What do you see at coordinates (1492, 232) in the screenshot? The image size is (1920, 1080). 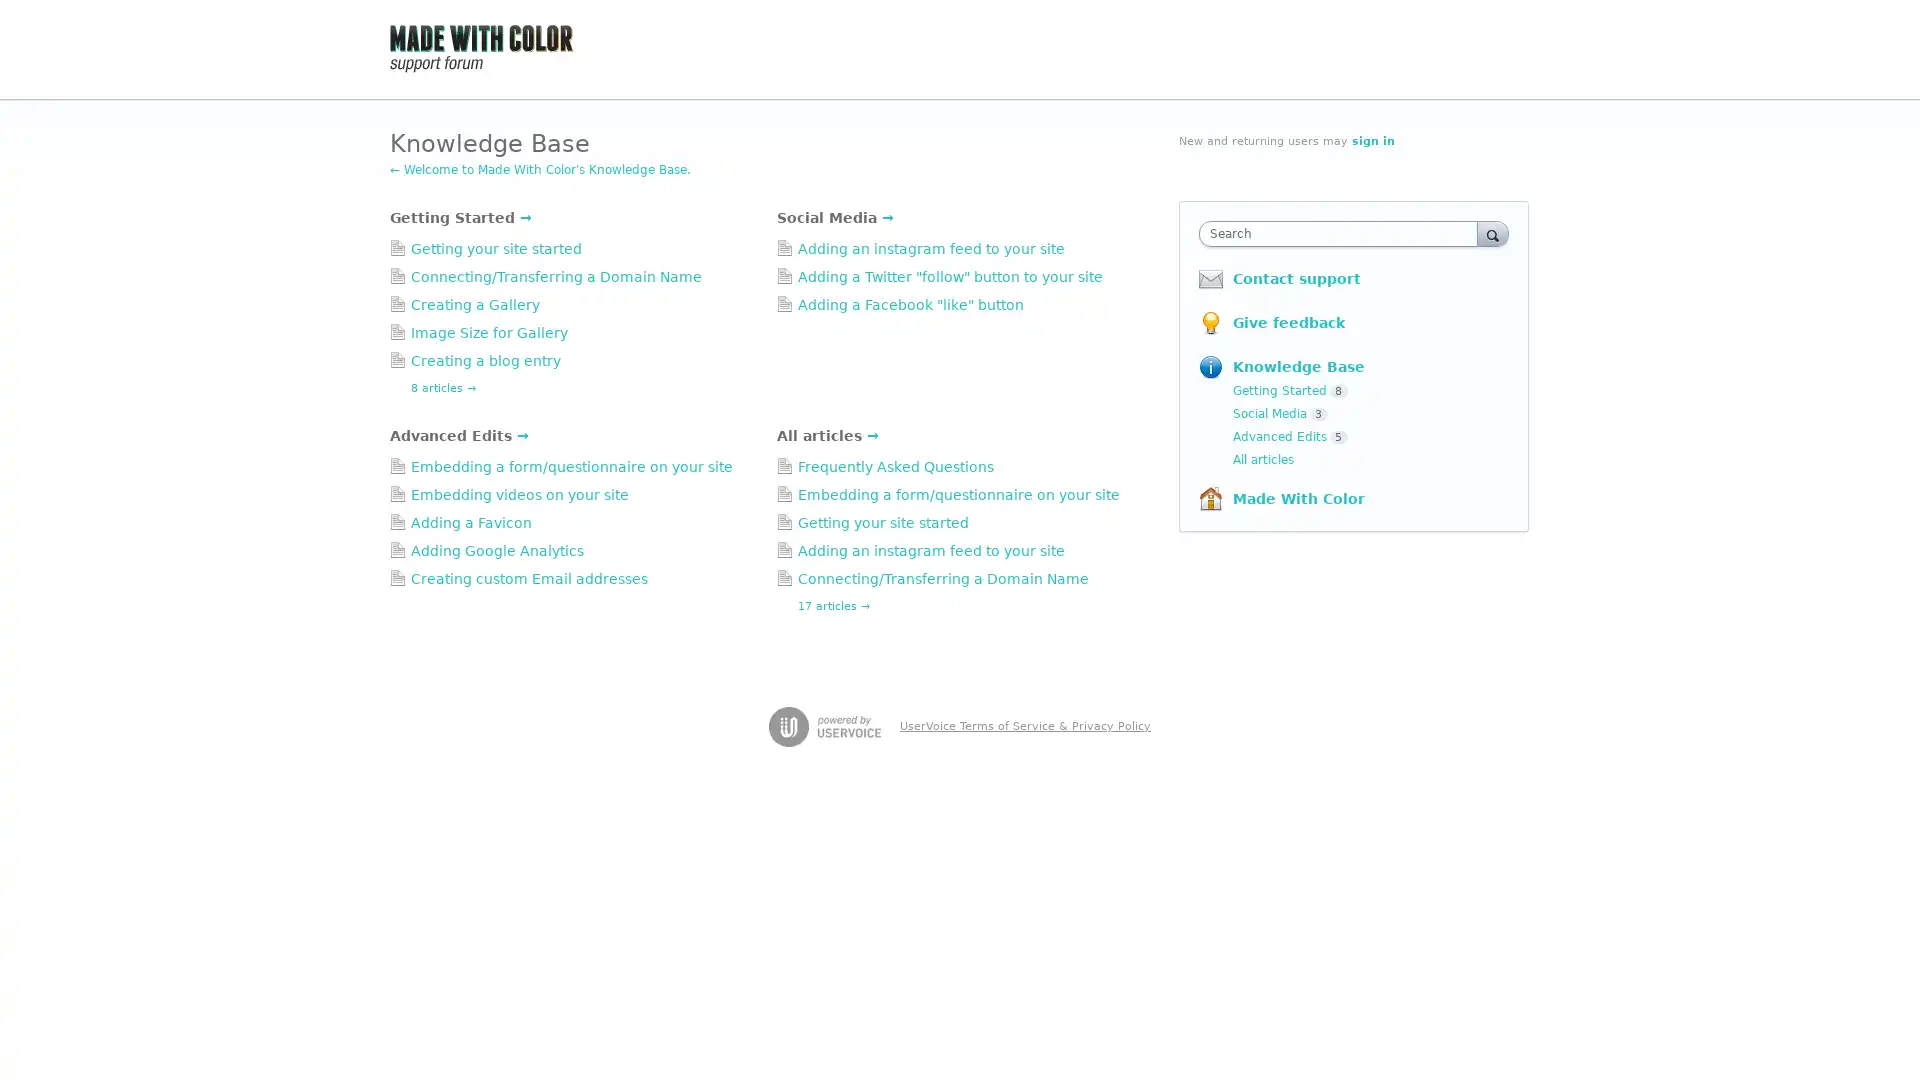 I see `Search` at bounding box center [1492, 232].